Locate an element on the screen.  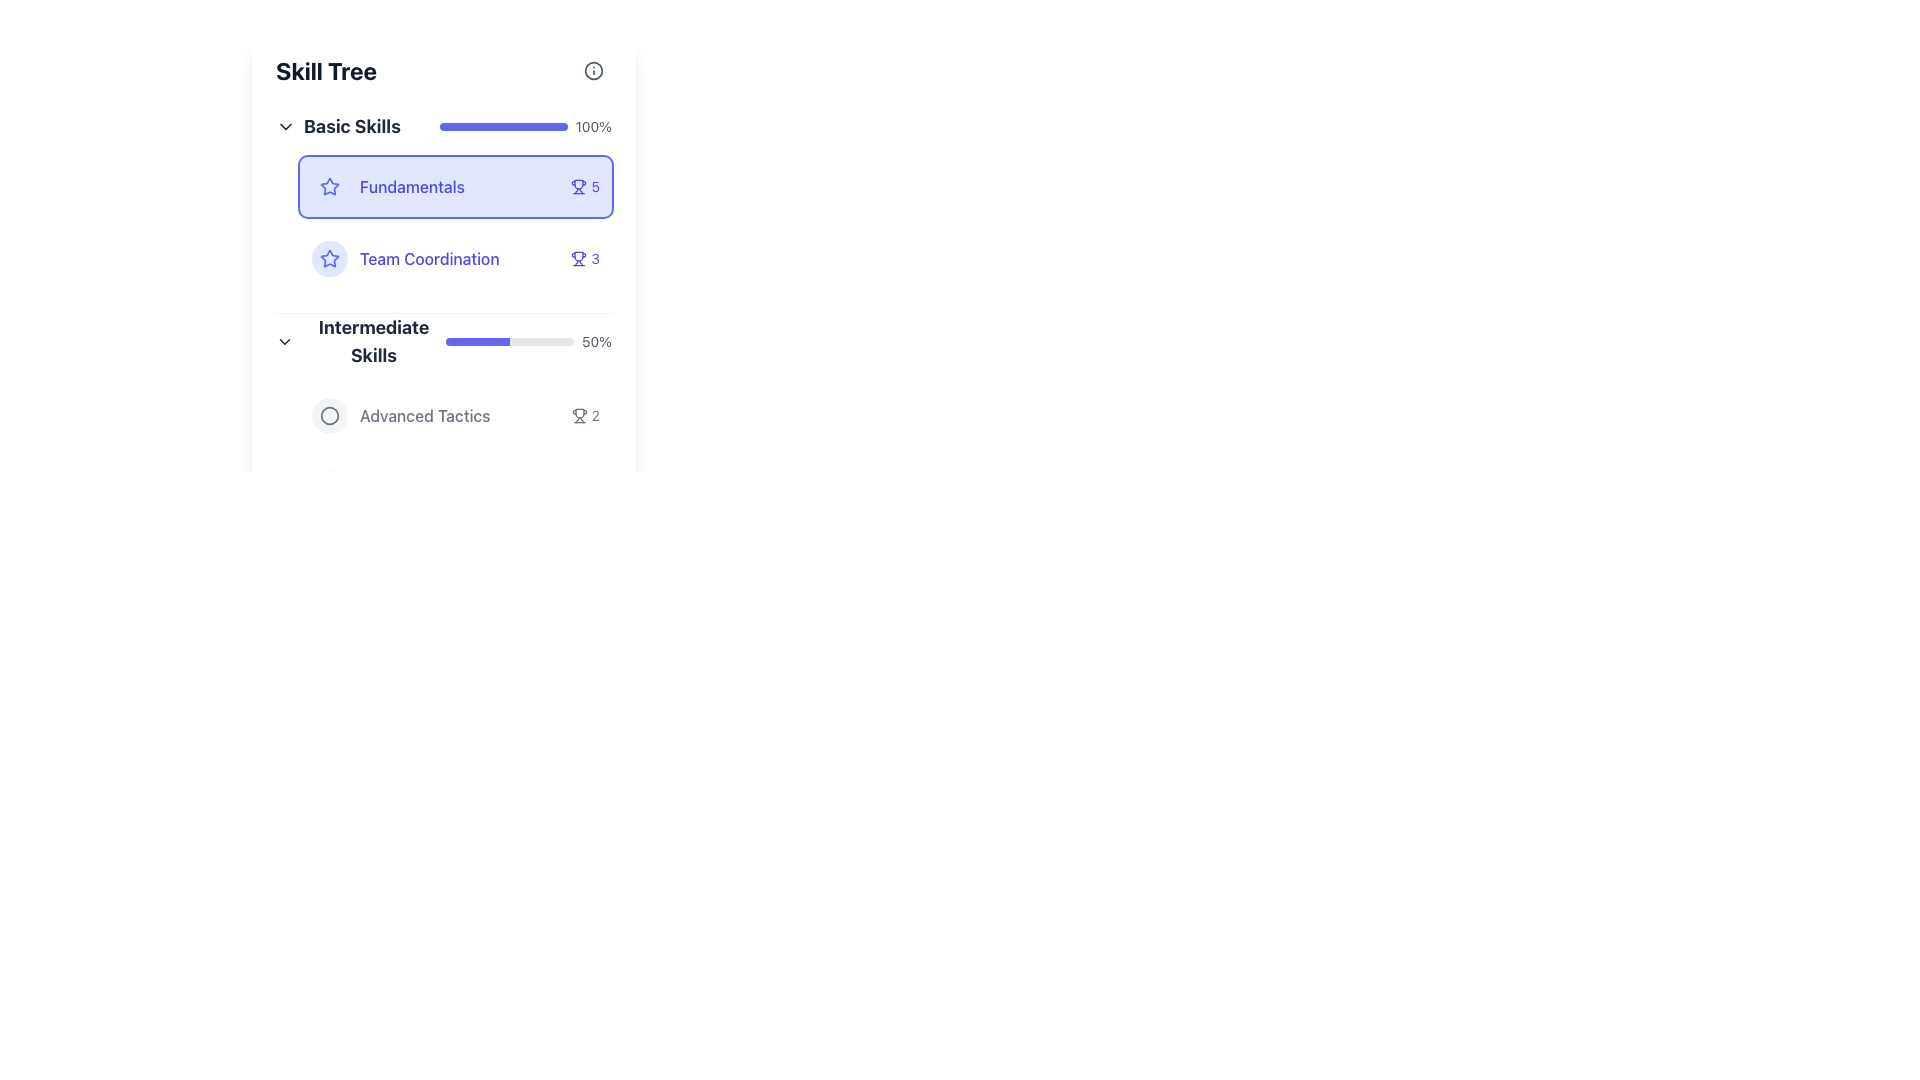
the numeral '2' displayed in a compact and bold font, colored black or dark gray, located to the right of a trophy icon in the 'Intermediate Skills' section, next to 'Advanced Tactics' is located at coordinates (594, 415).